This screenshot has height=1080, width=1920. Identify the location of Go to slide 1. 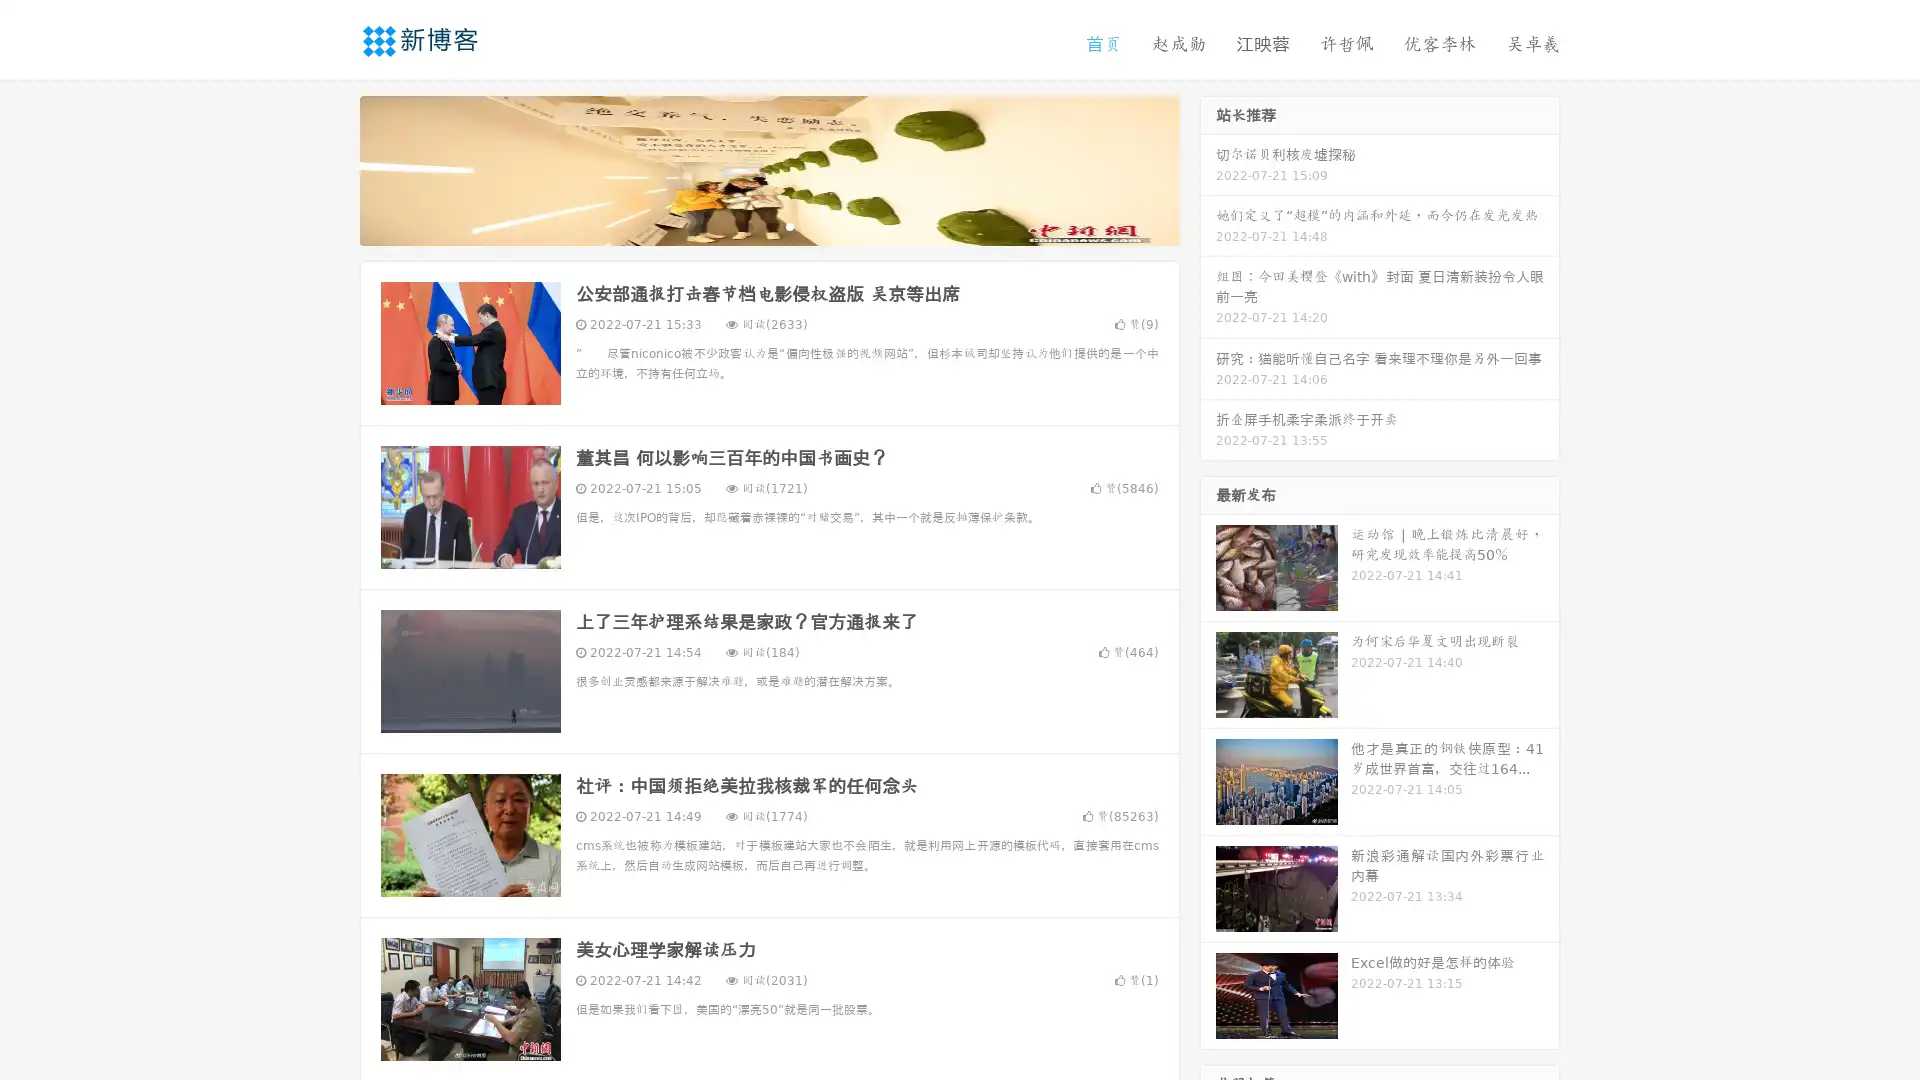
(748, 225).